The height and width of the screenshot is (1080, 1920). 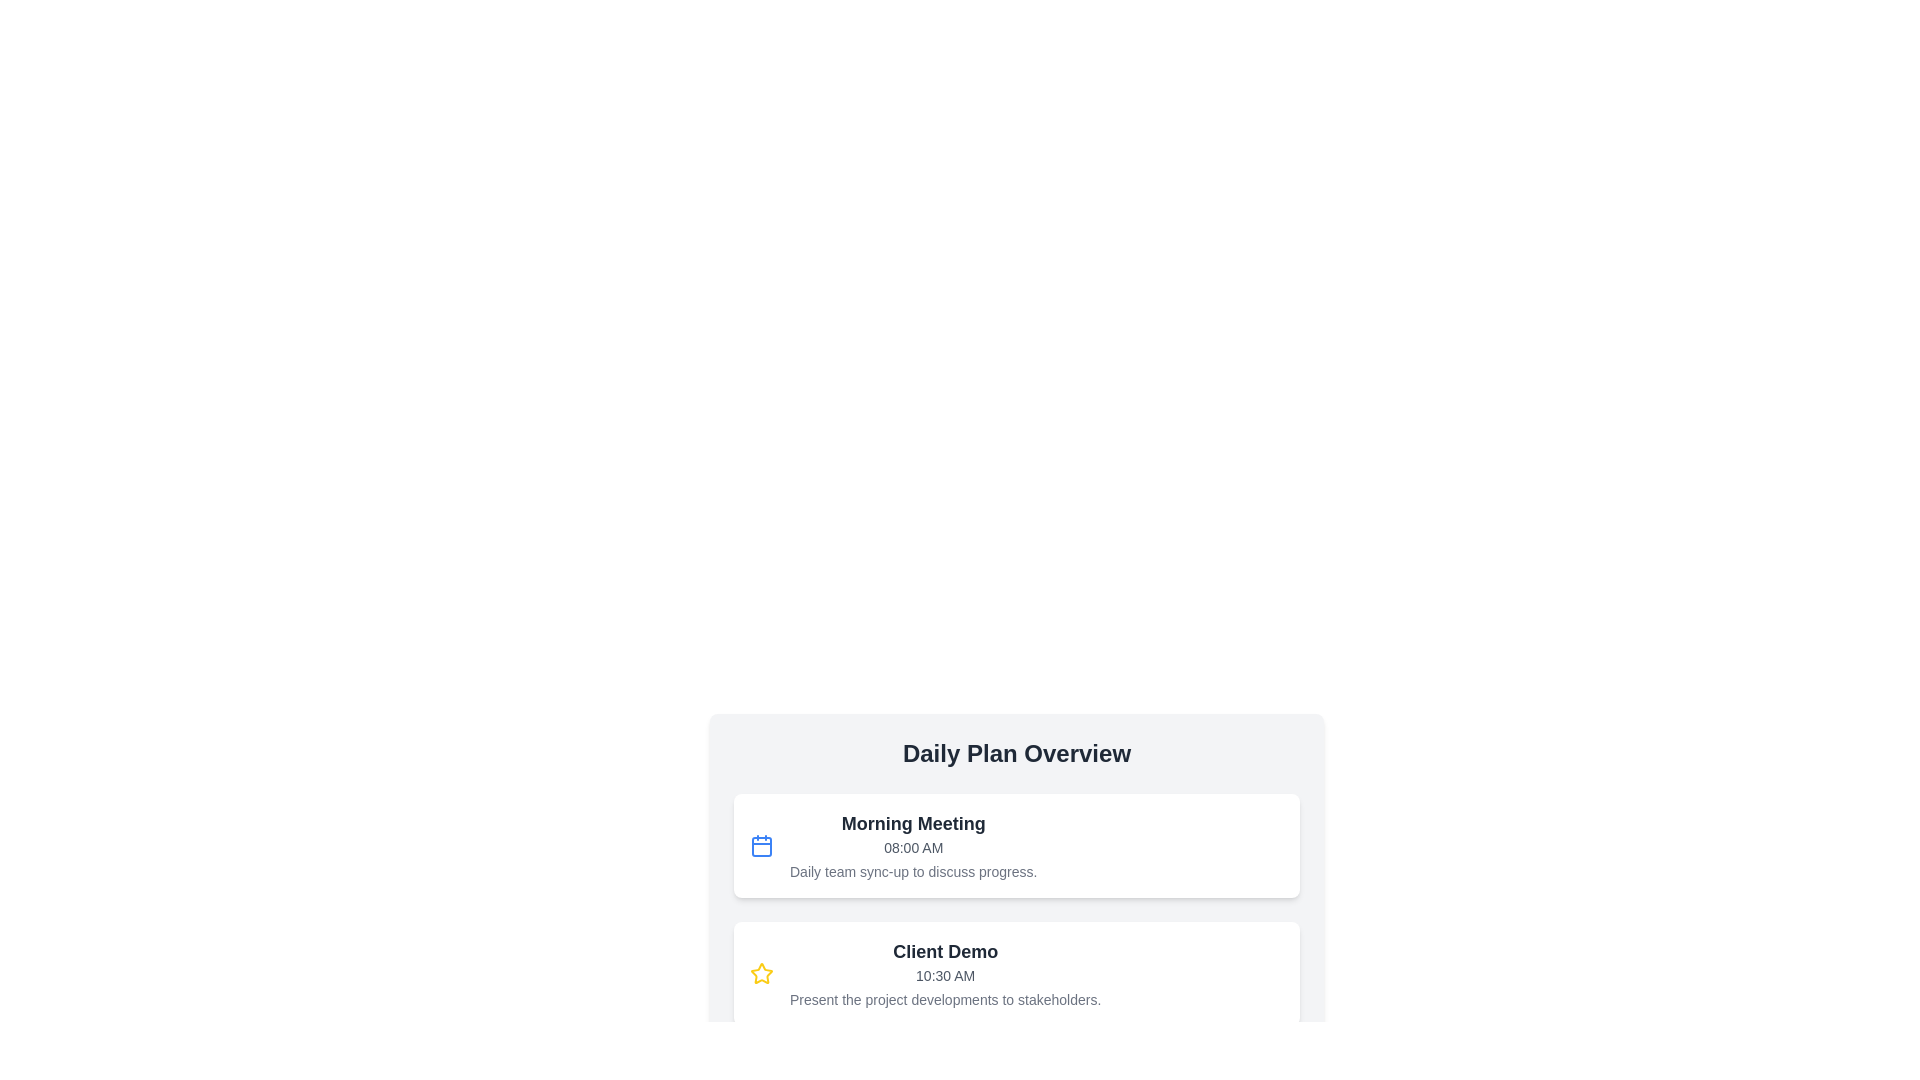 I want to click on text block titled 'Morning Meeting' which contains the time '08:00 AM' and the description 'Daily team sync-up to discuss progress.', so click(x=912, y=845).